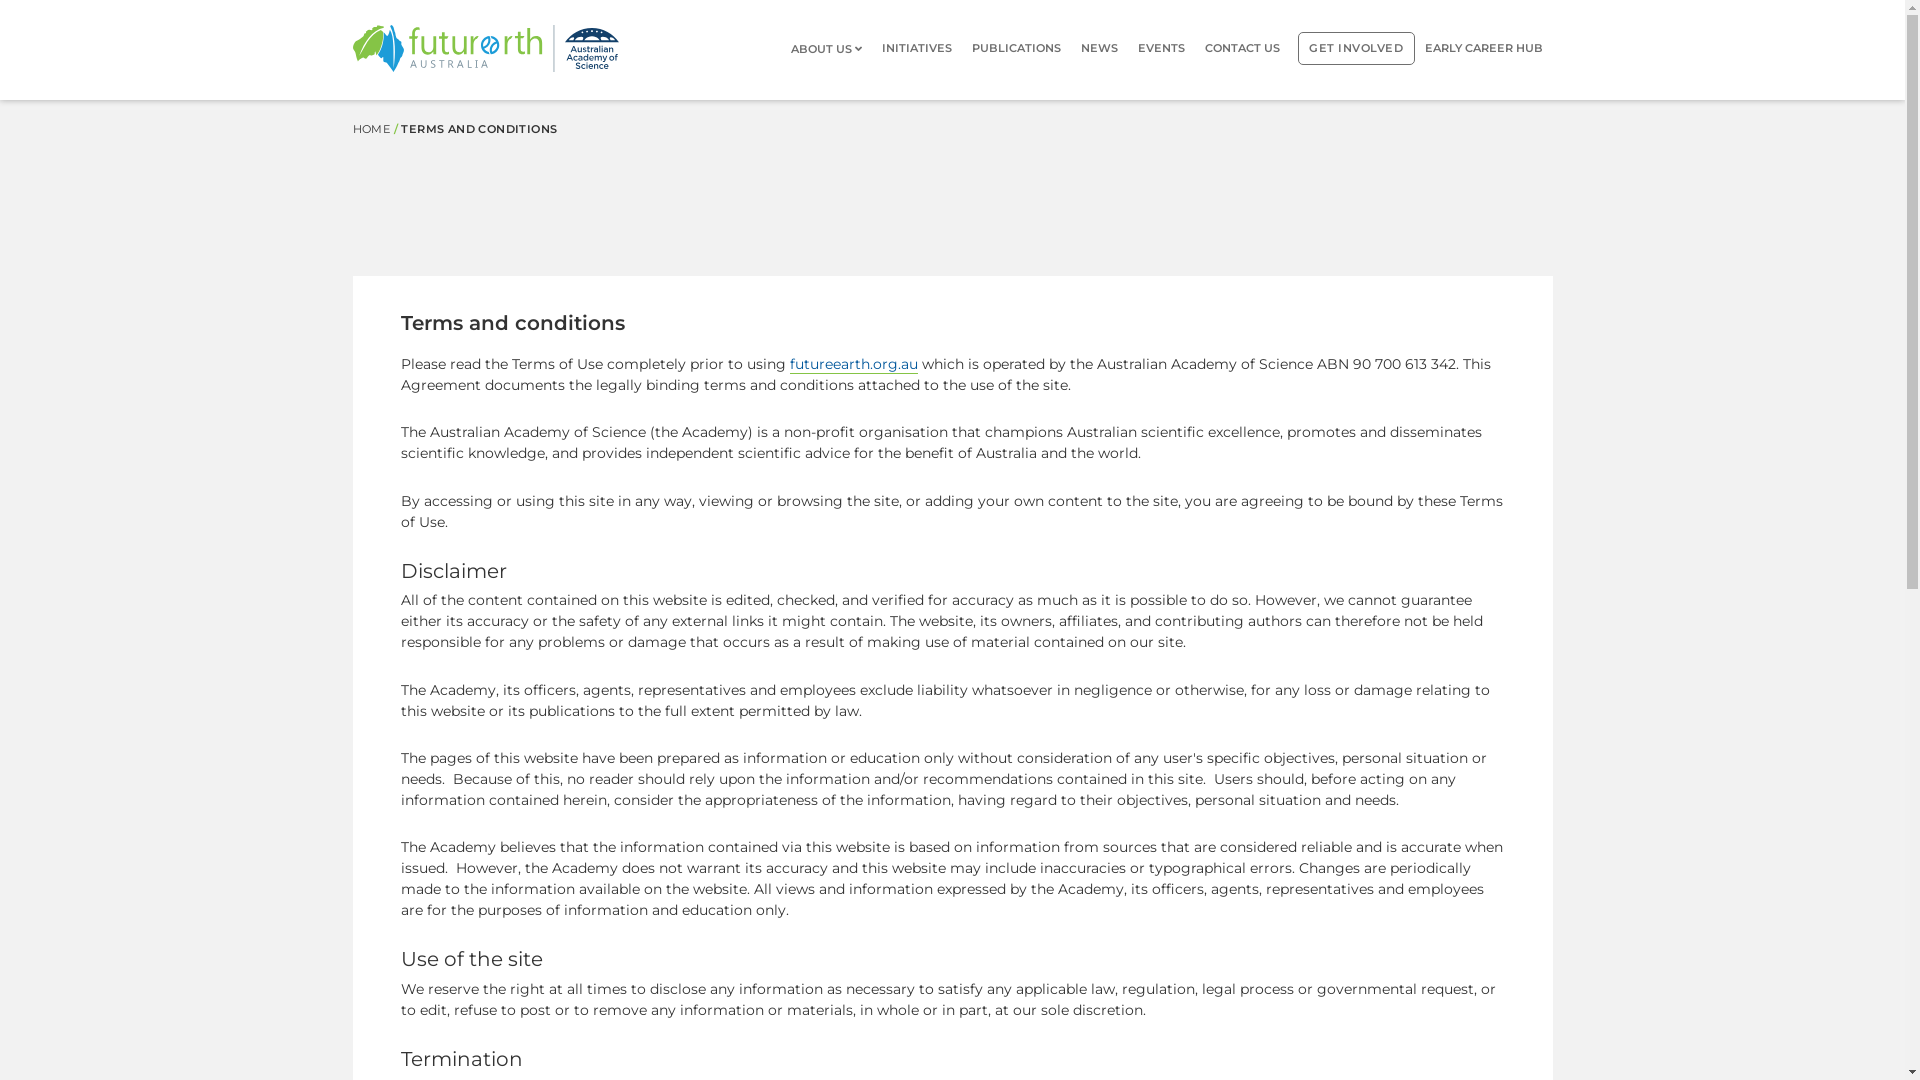 The width and height of the screenshot is (1920, 1080). I want to click on 'NEWS', so click(1098, 47).